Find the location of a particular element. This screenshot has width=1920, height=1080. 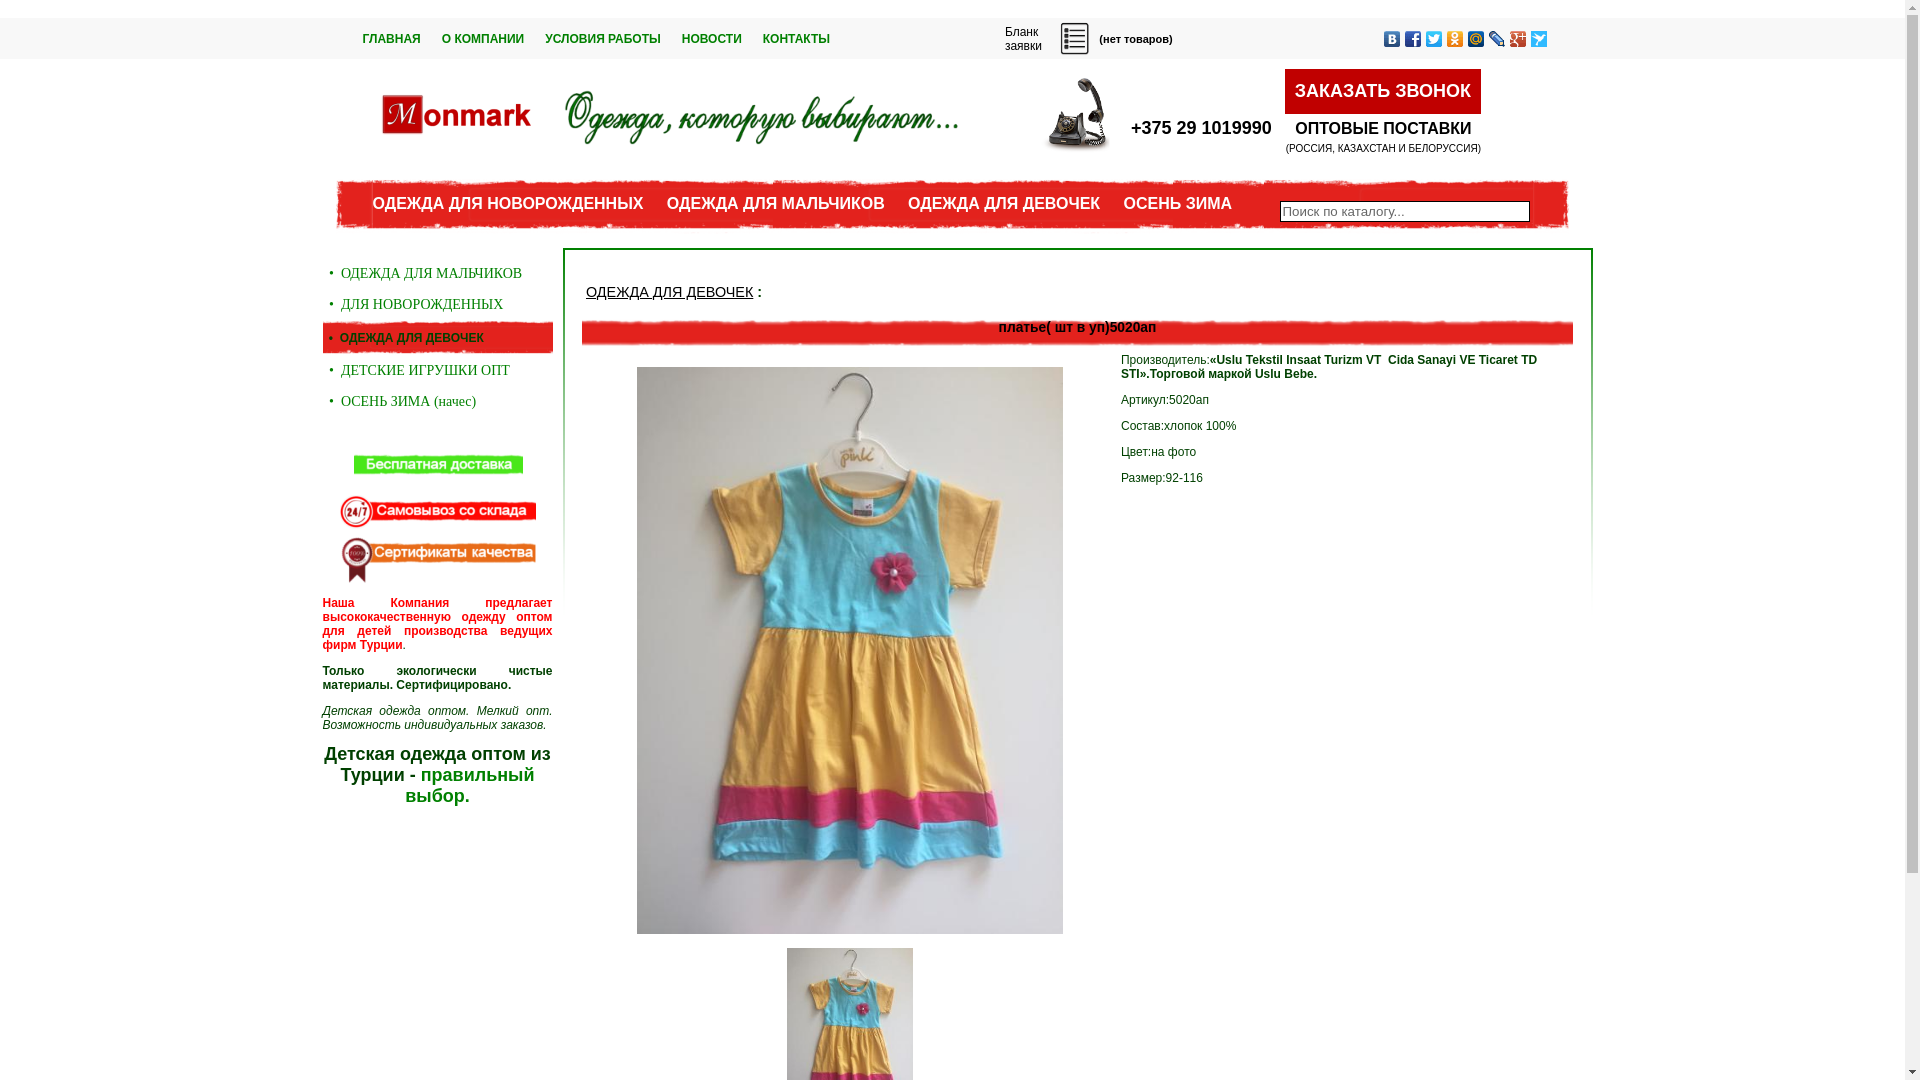

'LiveJournal' is located at coordinates (1496, 38).